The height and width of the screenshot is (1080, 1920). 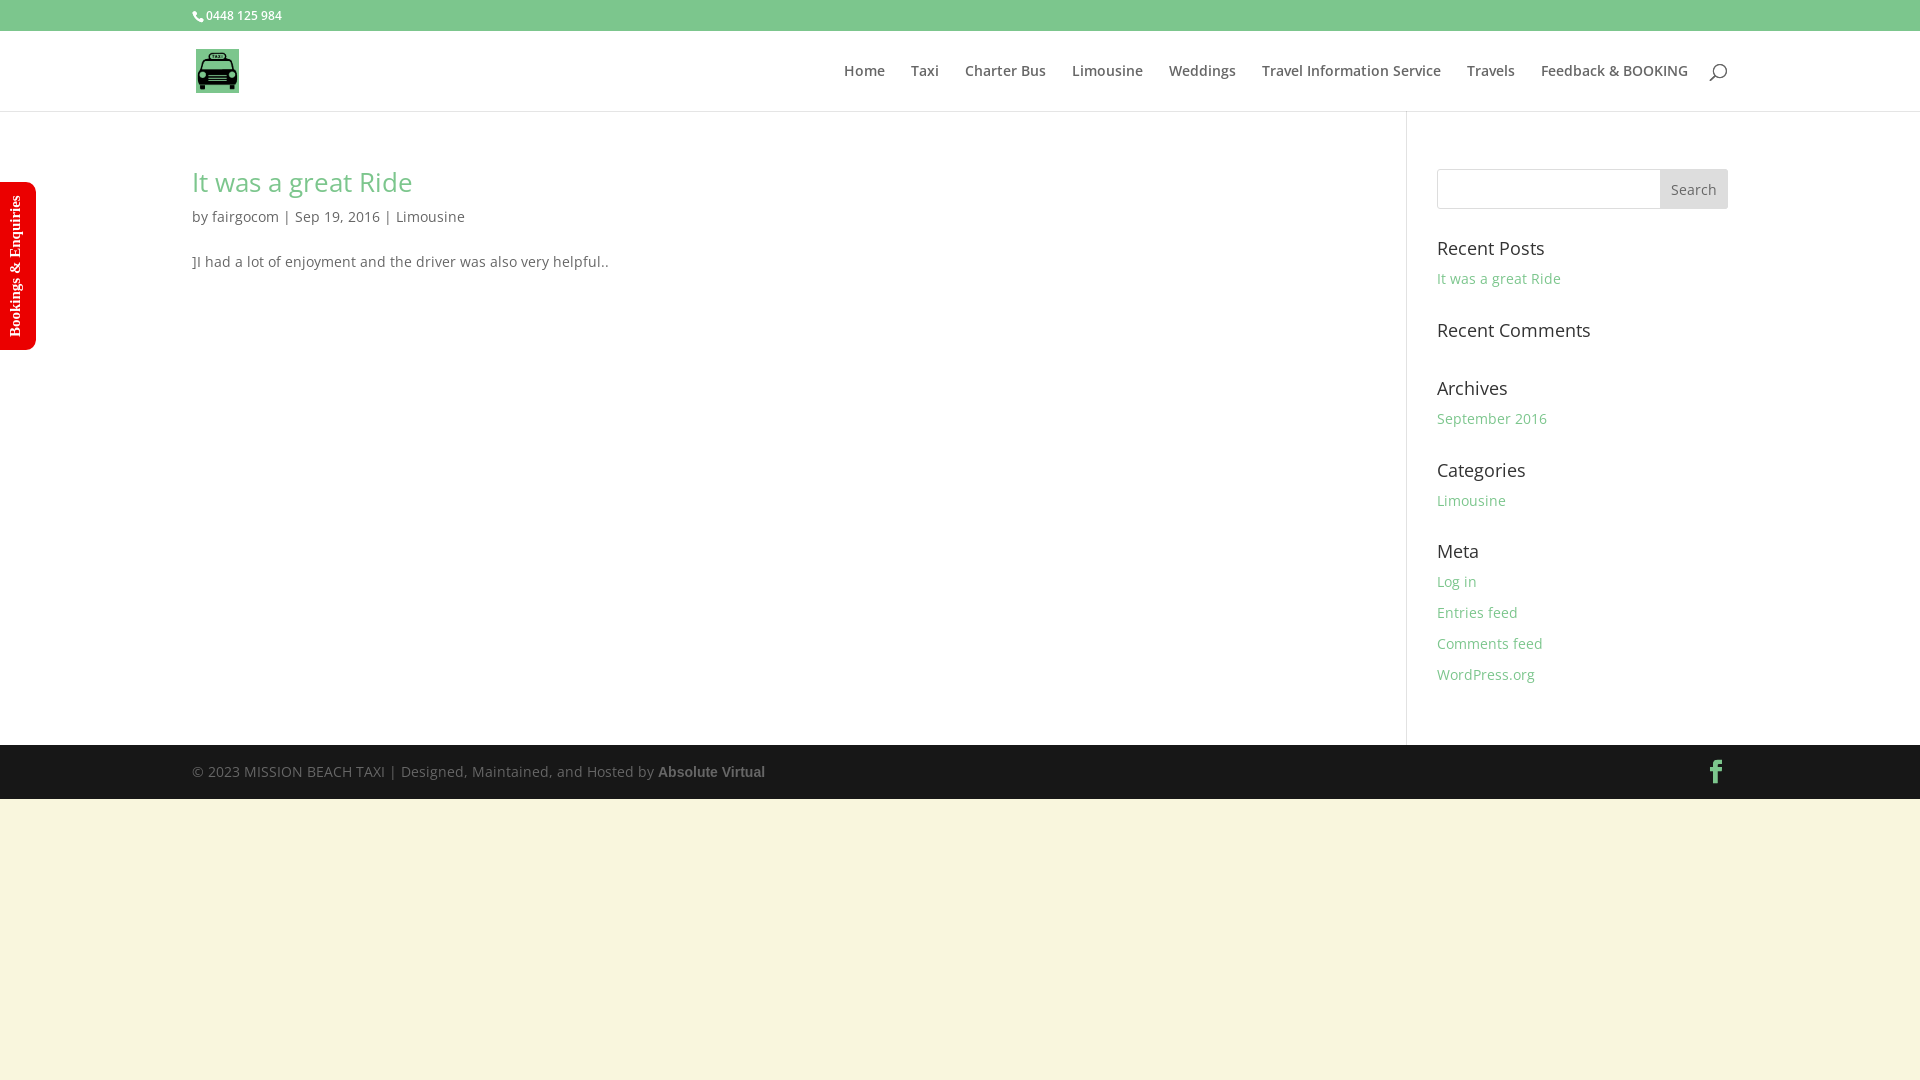 I want to click on 'Entries feed', so click(x=1477, y=611).